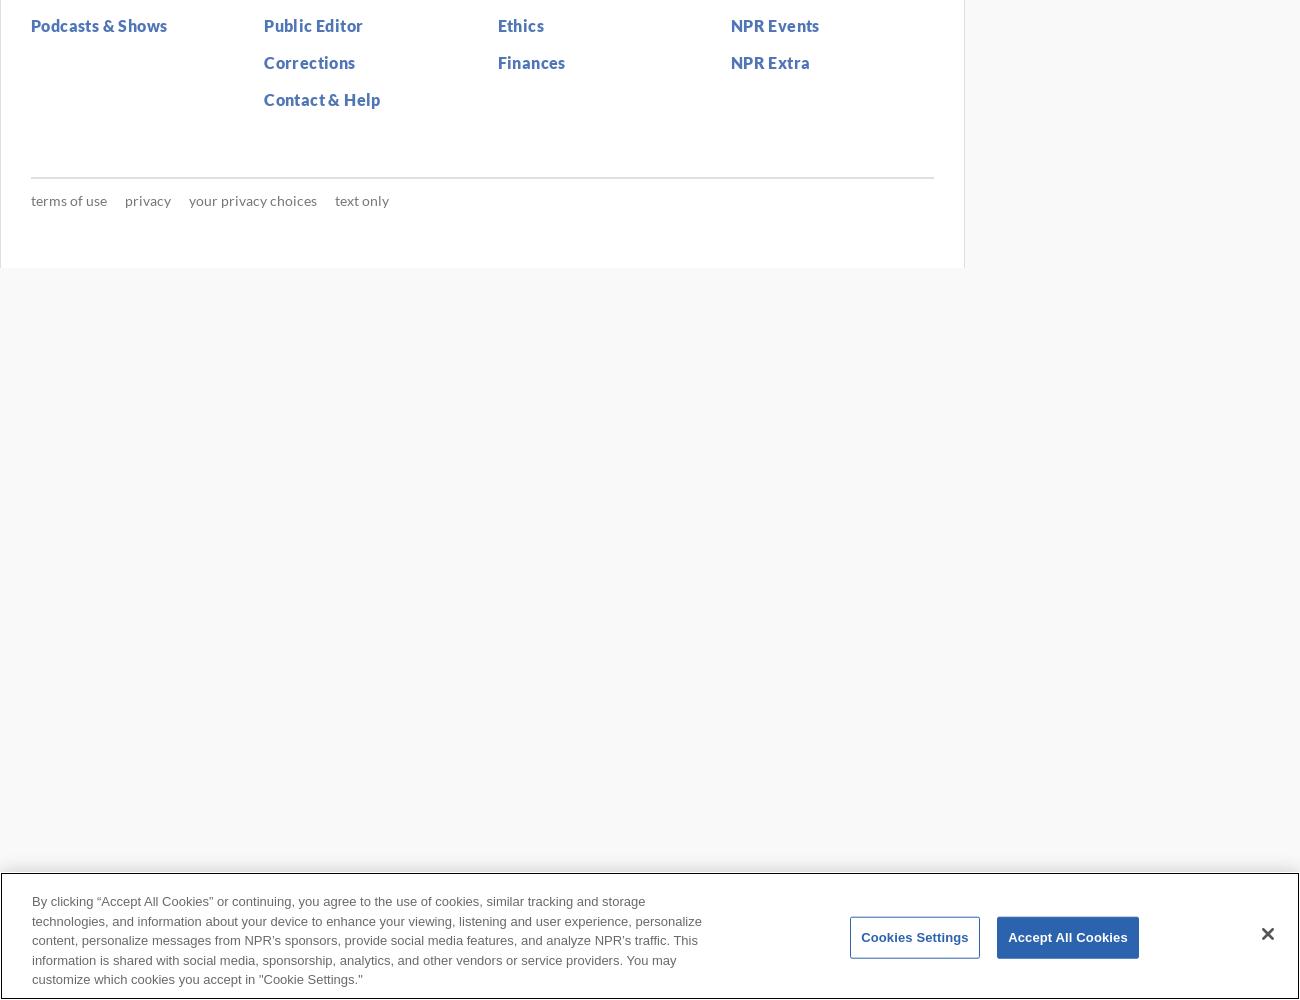  What do you see at coordinates (313, 24) in the screenshot?
I see `'Public Editor'` at bounding box center [313, 24].